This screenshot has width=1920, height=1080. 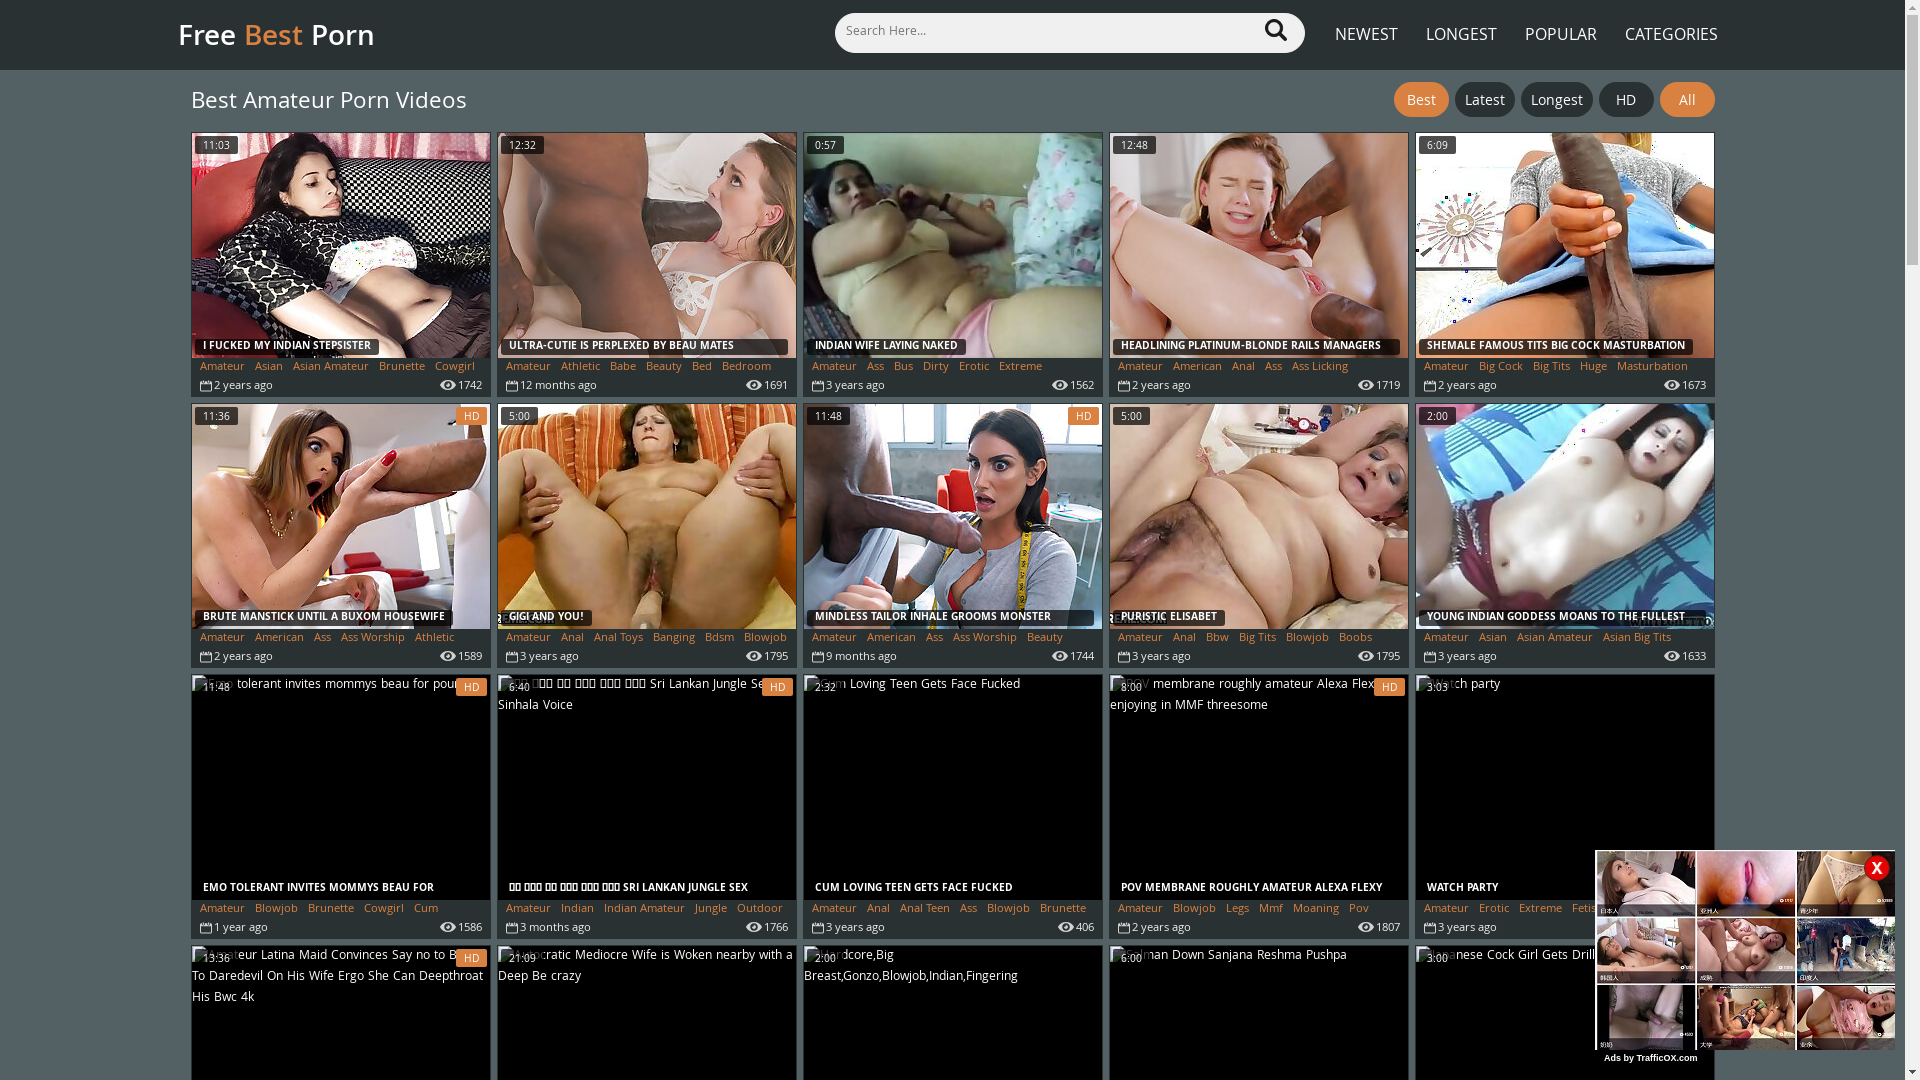 What do you see at coordinates (1354, 638) in the screenshot?
I see `'Boobs'` at bounding box center [1354, 638].